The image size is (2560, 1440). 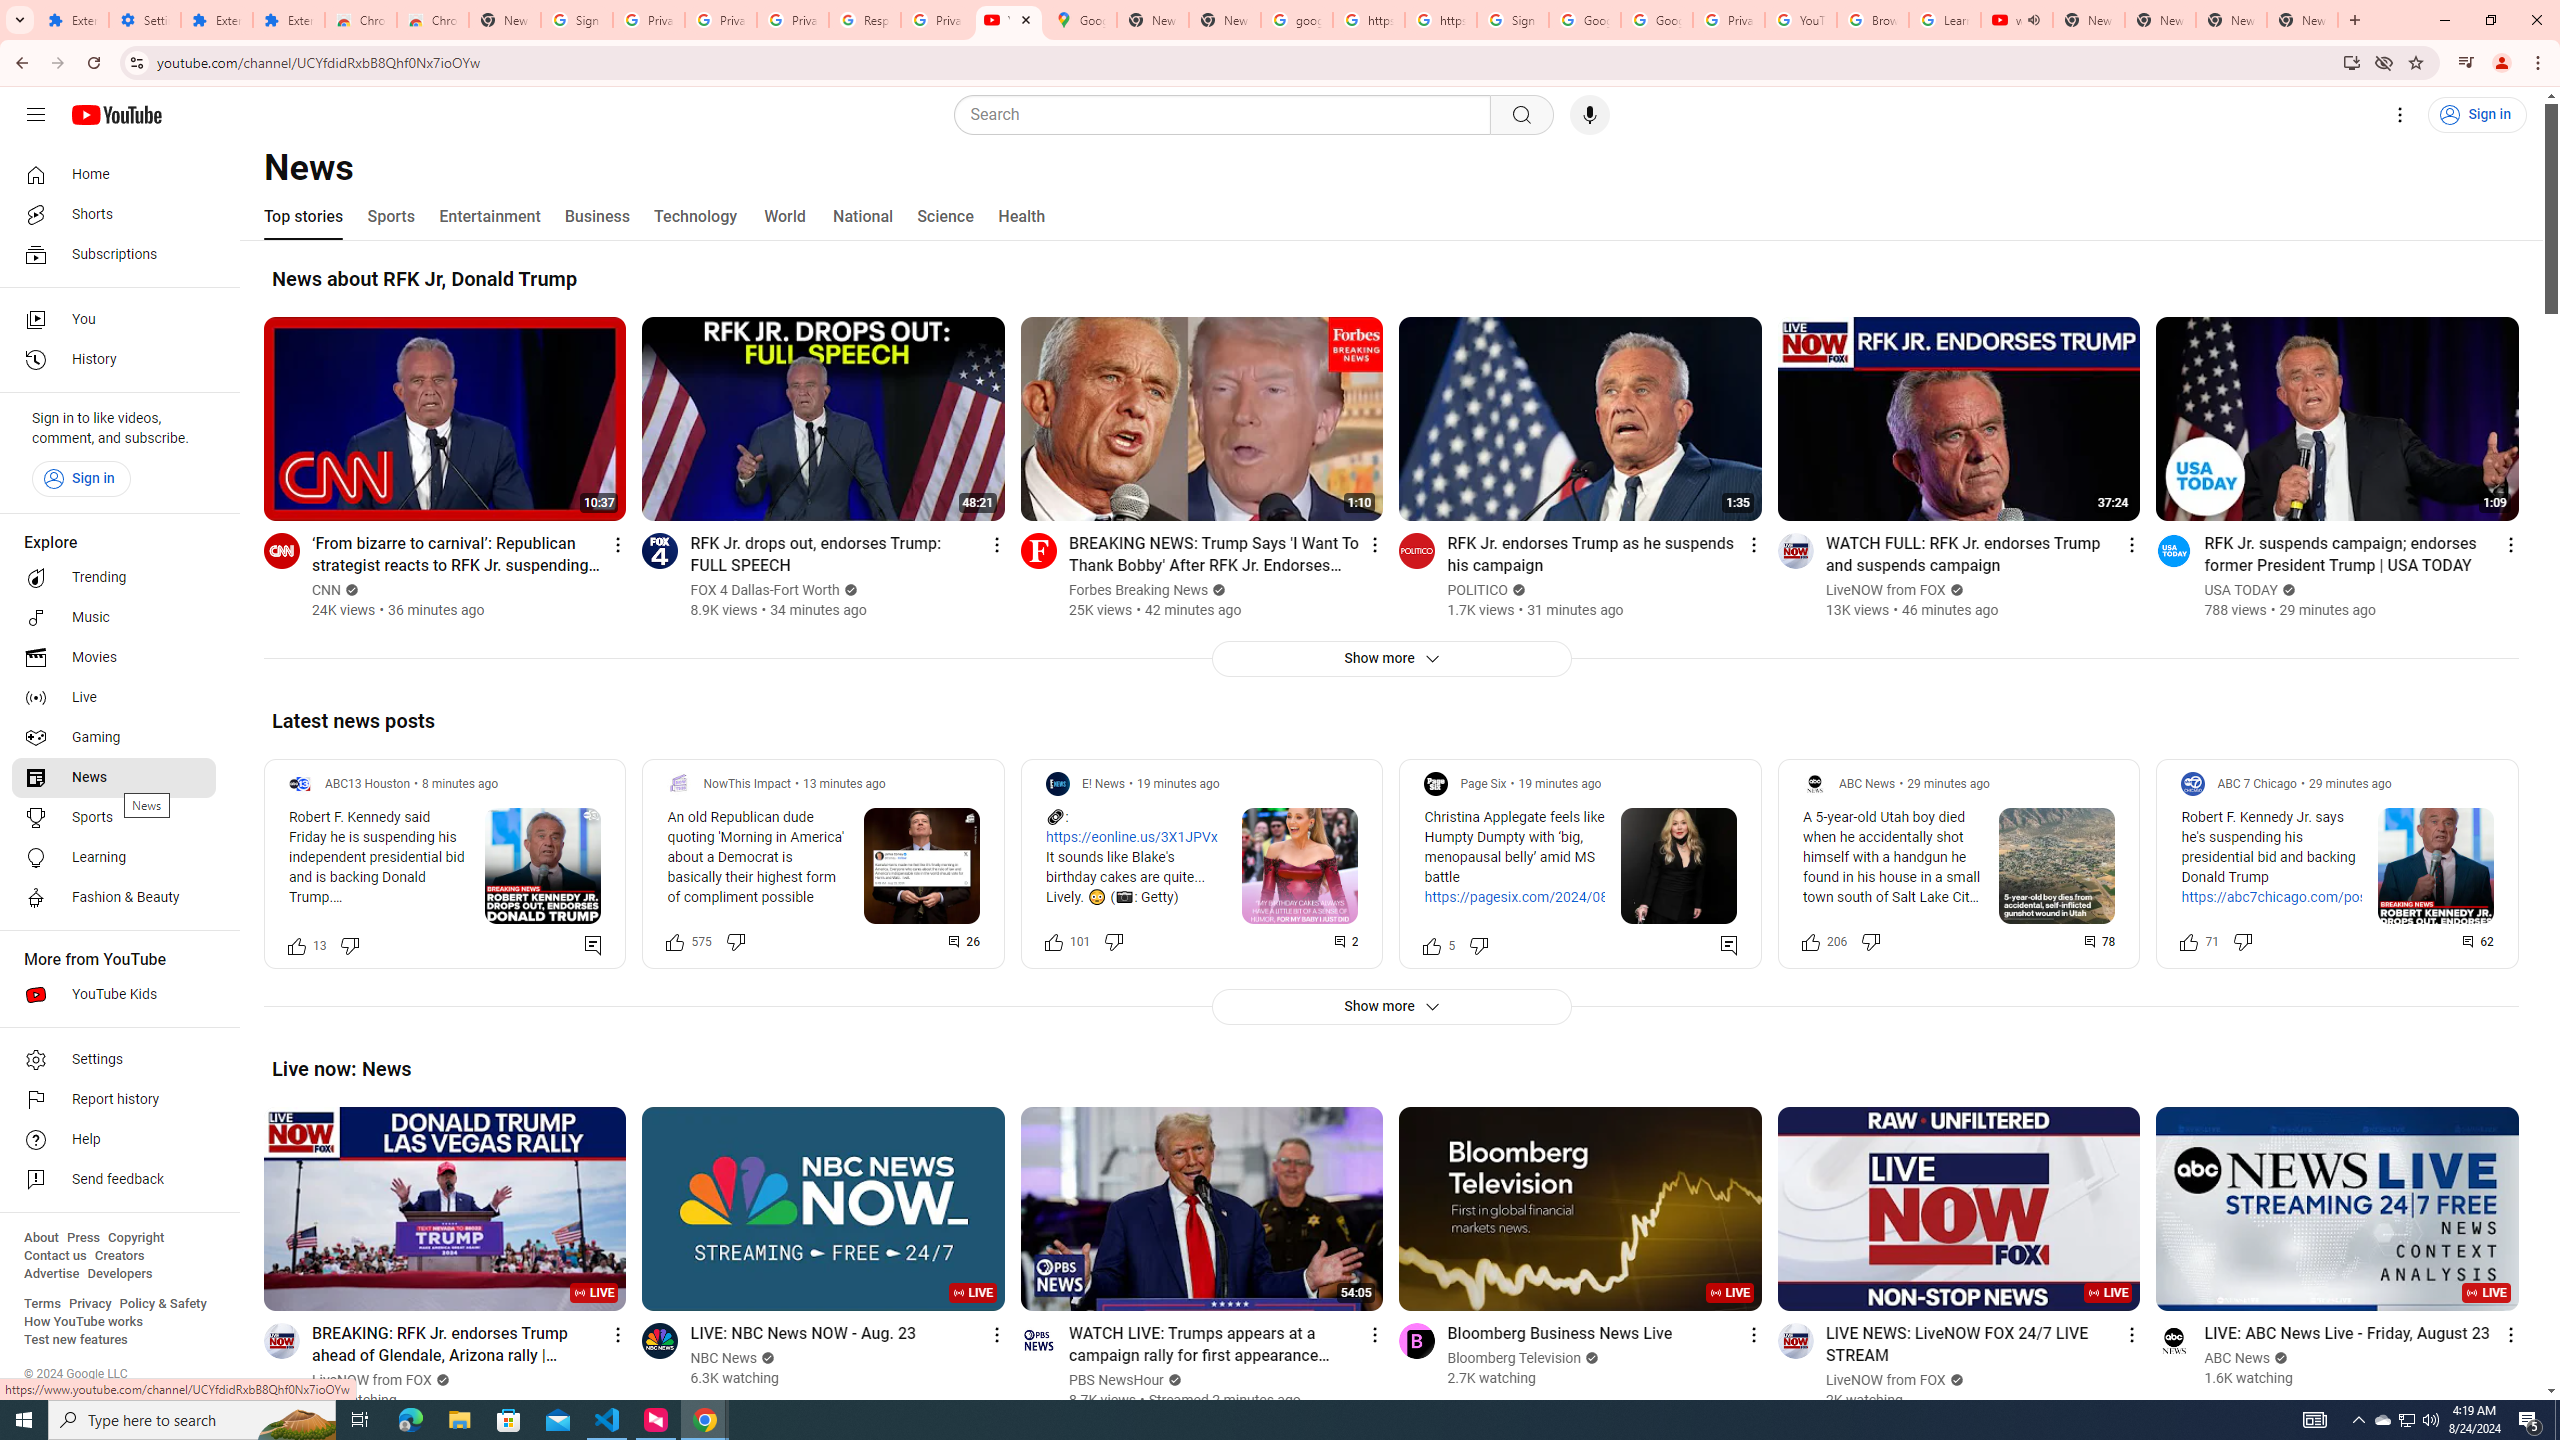 I want to click on 'Press', so click(x=82, y=1237).